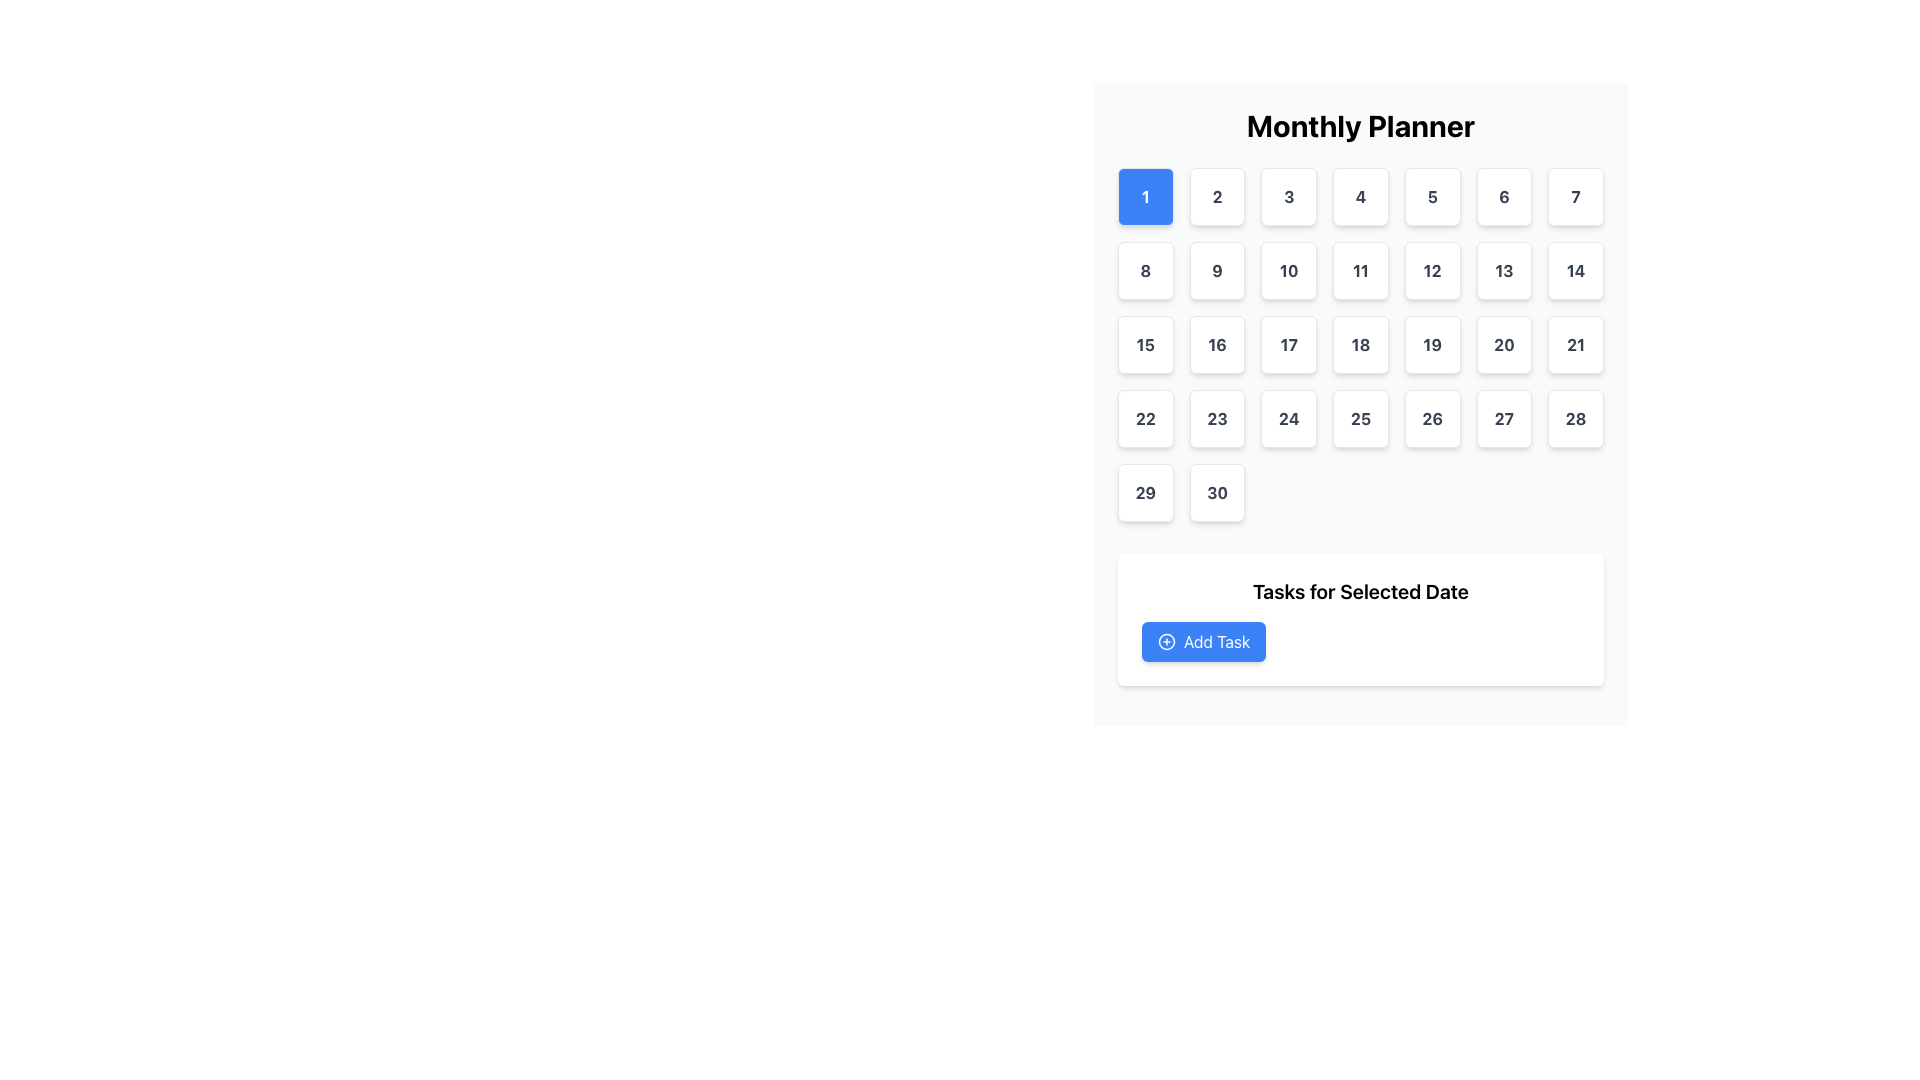 This screenshot has width=1920, height=1080. What do you see at coordinates (1145, 196) in the screenshot?
I see `the square-shaped blue button with a white number '1' centered in bold font, located in the top-left corner of the grid under the 'Monthly Planner' heading for interactive feedback` at bounding box center [1145, 196].